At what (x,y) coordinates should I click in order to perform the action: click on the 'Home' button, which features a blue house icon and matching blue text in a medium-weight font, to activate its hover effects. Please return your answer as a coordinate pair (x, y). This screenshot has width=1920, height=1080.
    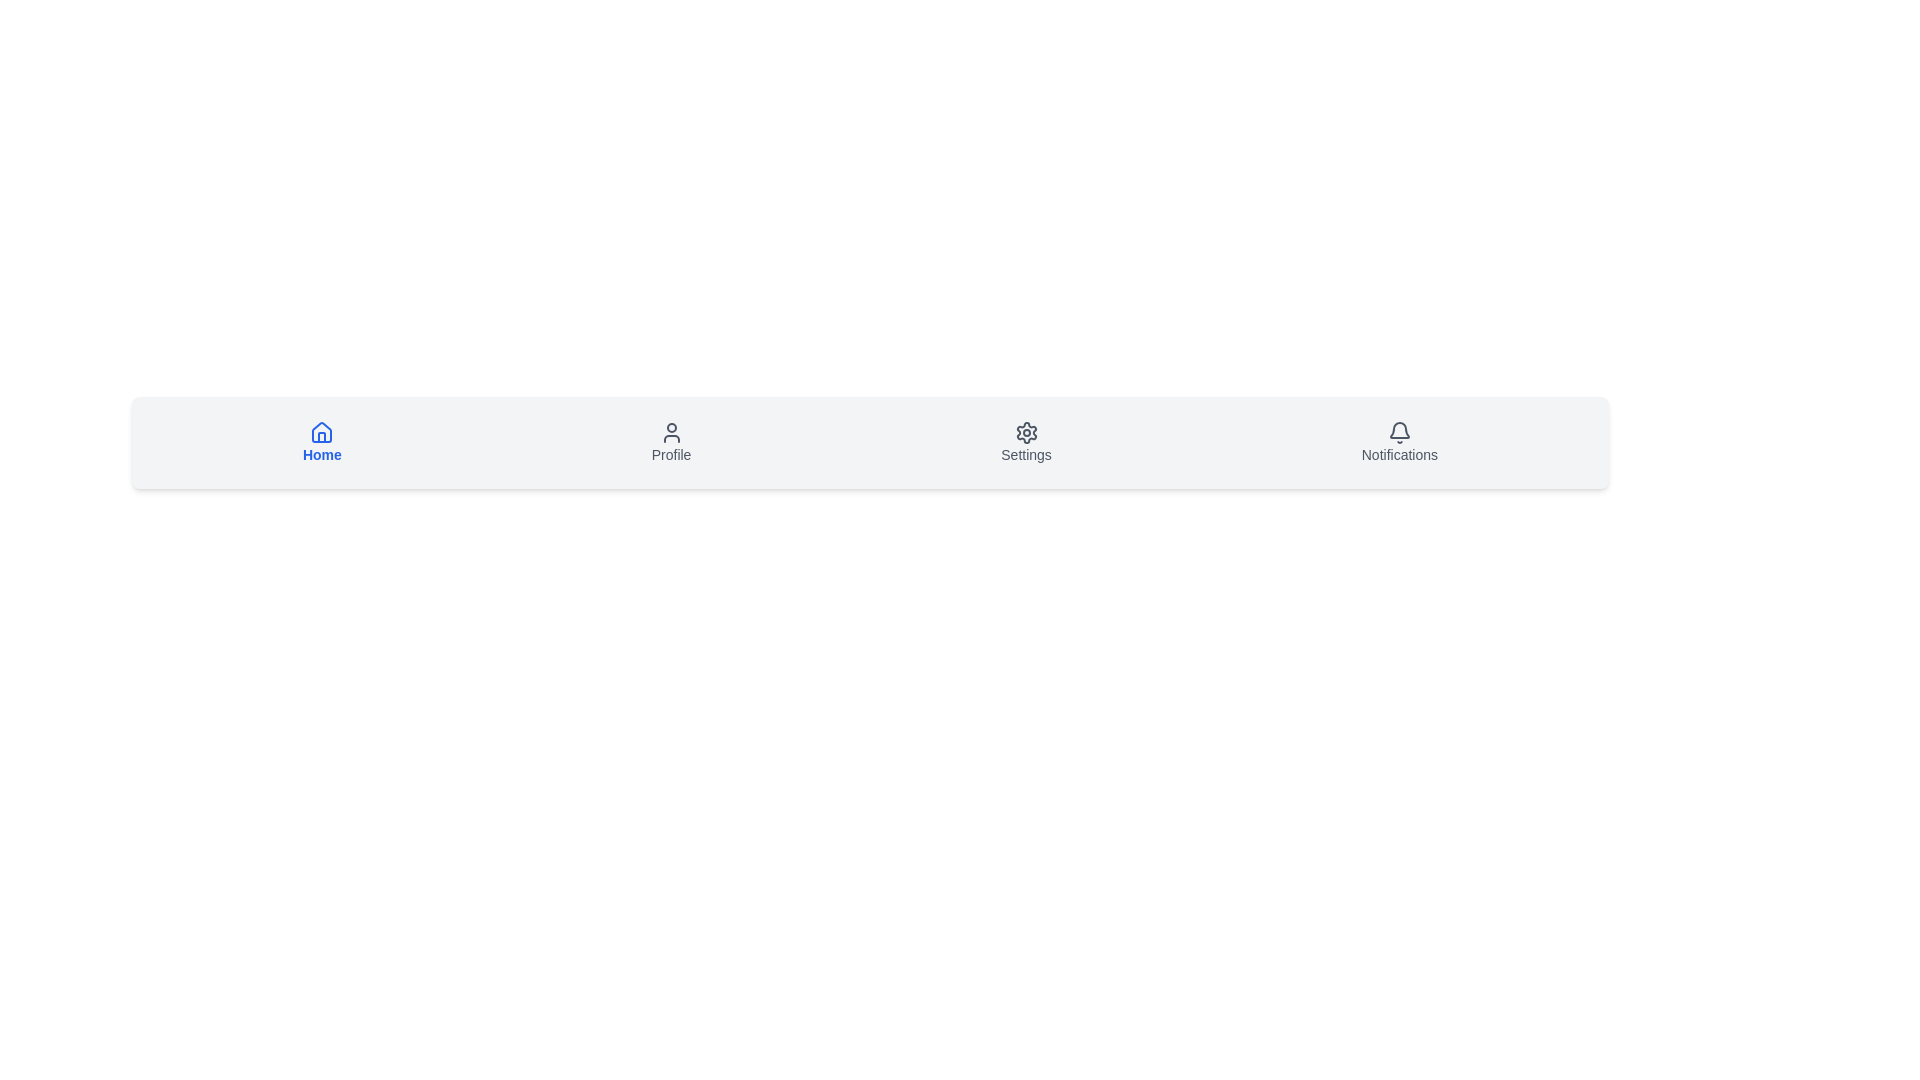
    Looking at the image, I should click on (322, 442).